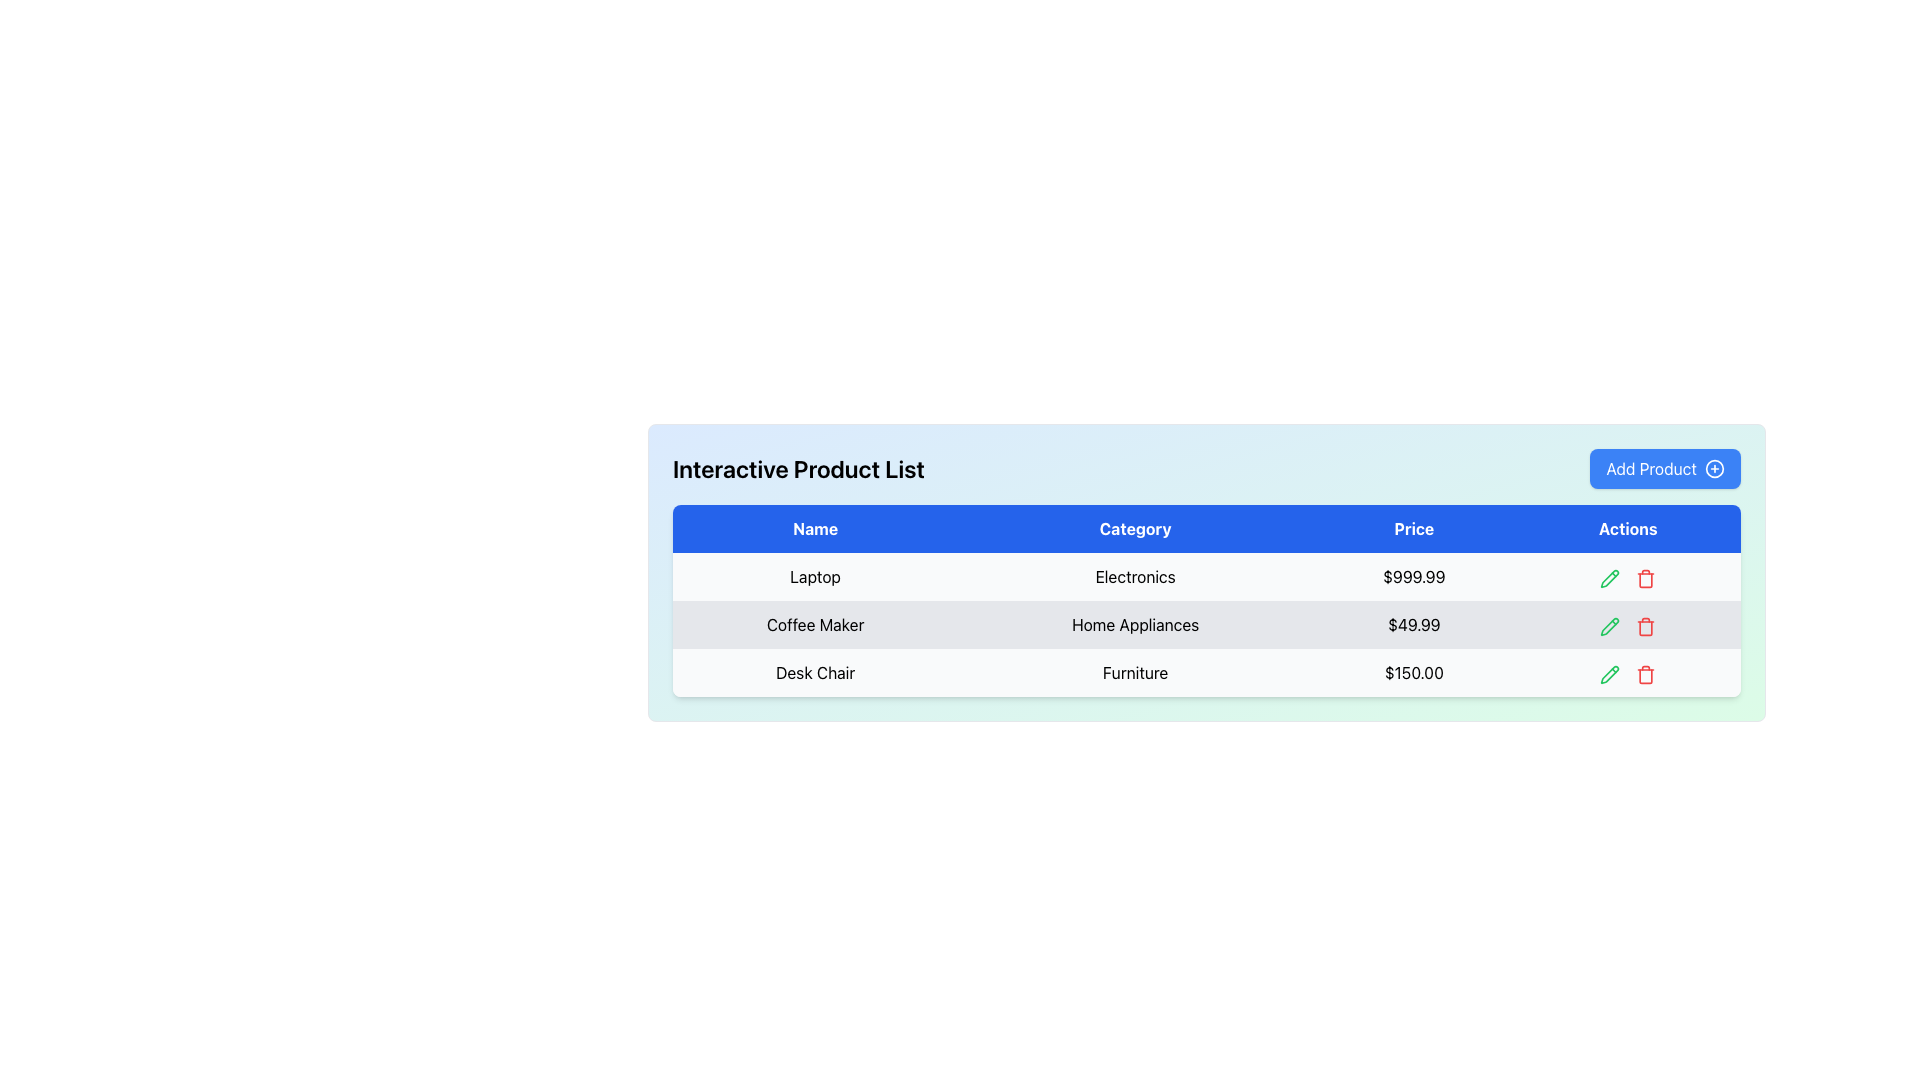 The height and width of the screenshot is (1080, 1920). Describe the element at coordinates (1135, 623) in the screenshot. I see `the 'Home Appliances' text label located in the second row, second column of the 'Interactive Product List' table, which is part of the product details for 'Coffee Maker'` at that location.